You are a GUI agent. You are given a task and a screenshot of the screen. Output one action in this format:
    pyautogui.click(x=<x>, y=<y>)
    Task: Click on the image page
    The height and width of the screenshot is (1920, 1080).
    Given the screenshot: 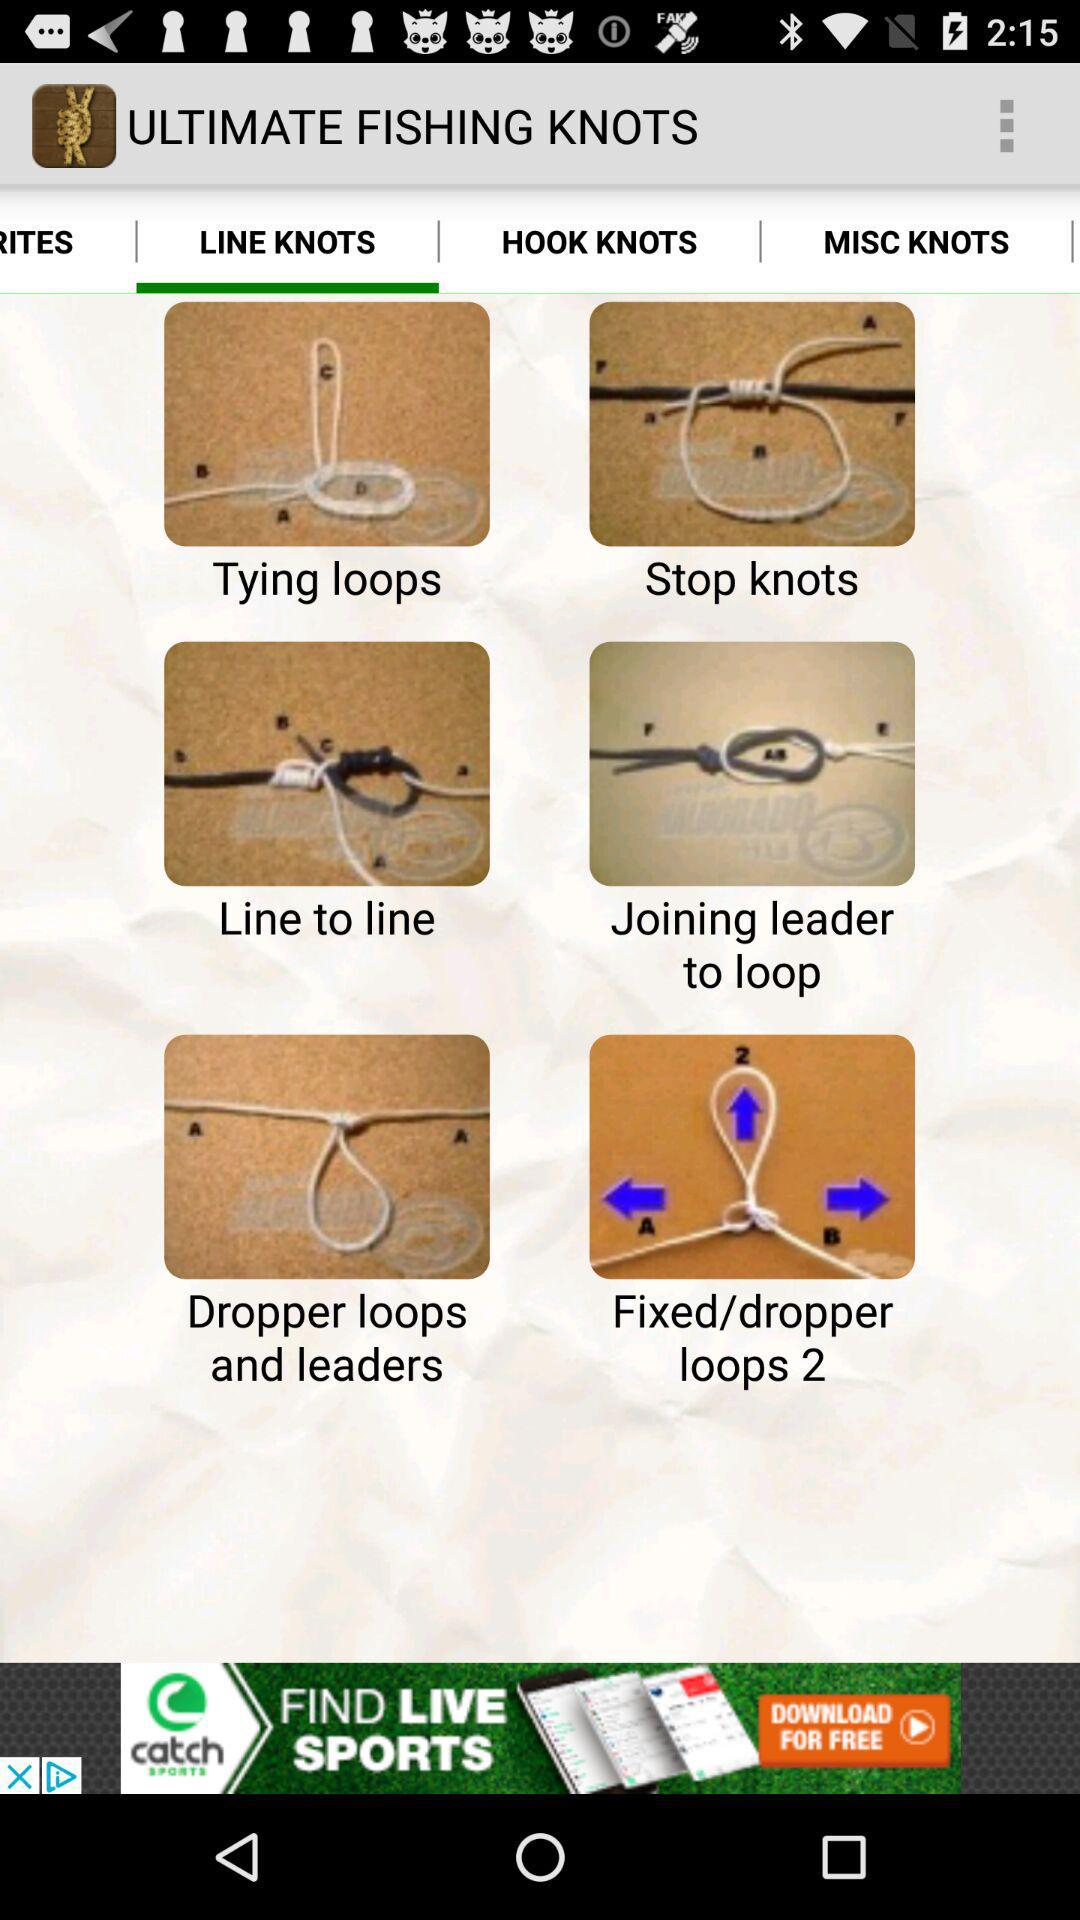 What is the action you would take?
    pyautogui.click(x=326, y=423)
    